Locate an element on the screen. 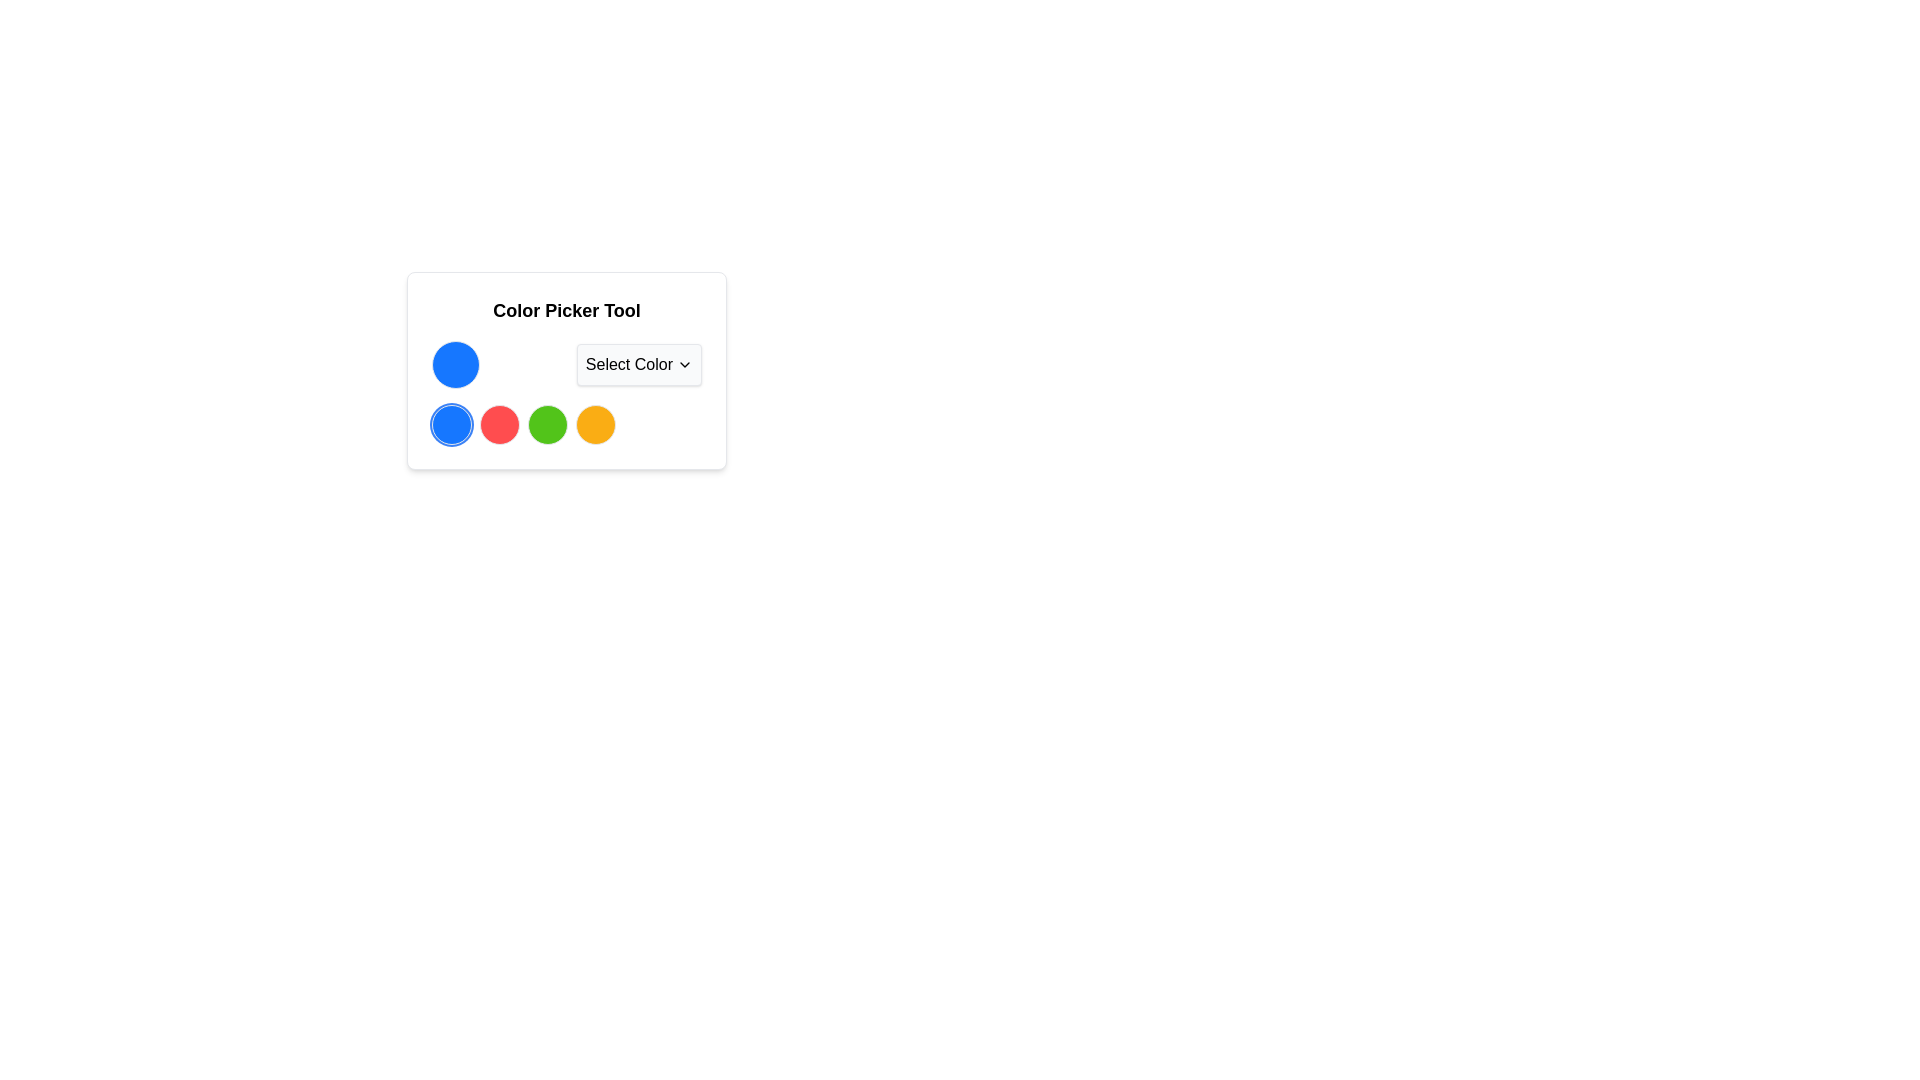  the second selectable color option circle in the color picker interface is located at coordinates (499, 423).